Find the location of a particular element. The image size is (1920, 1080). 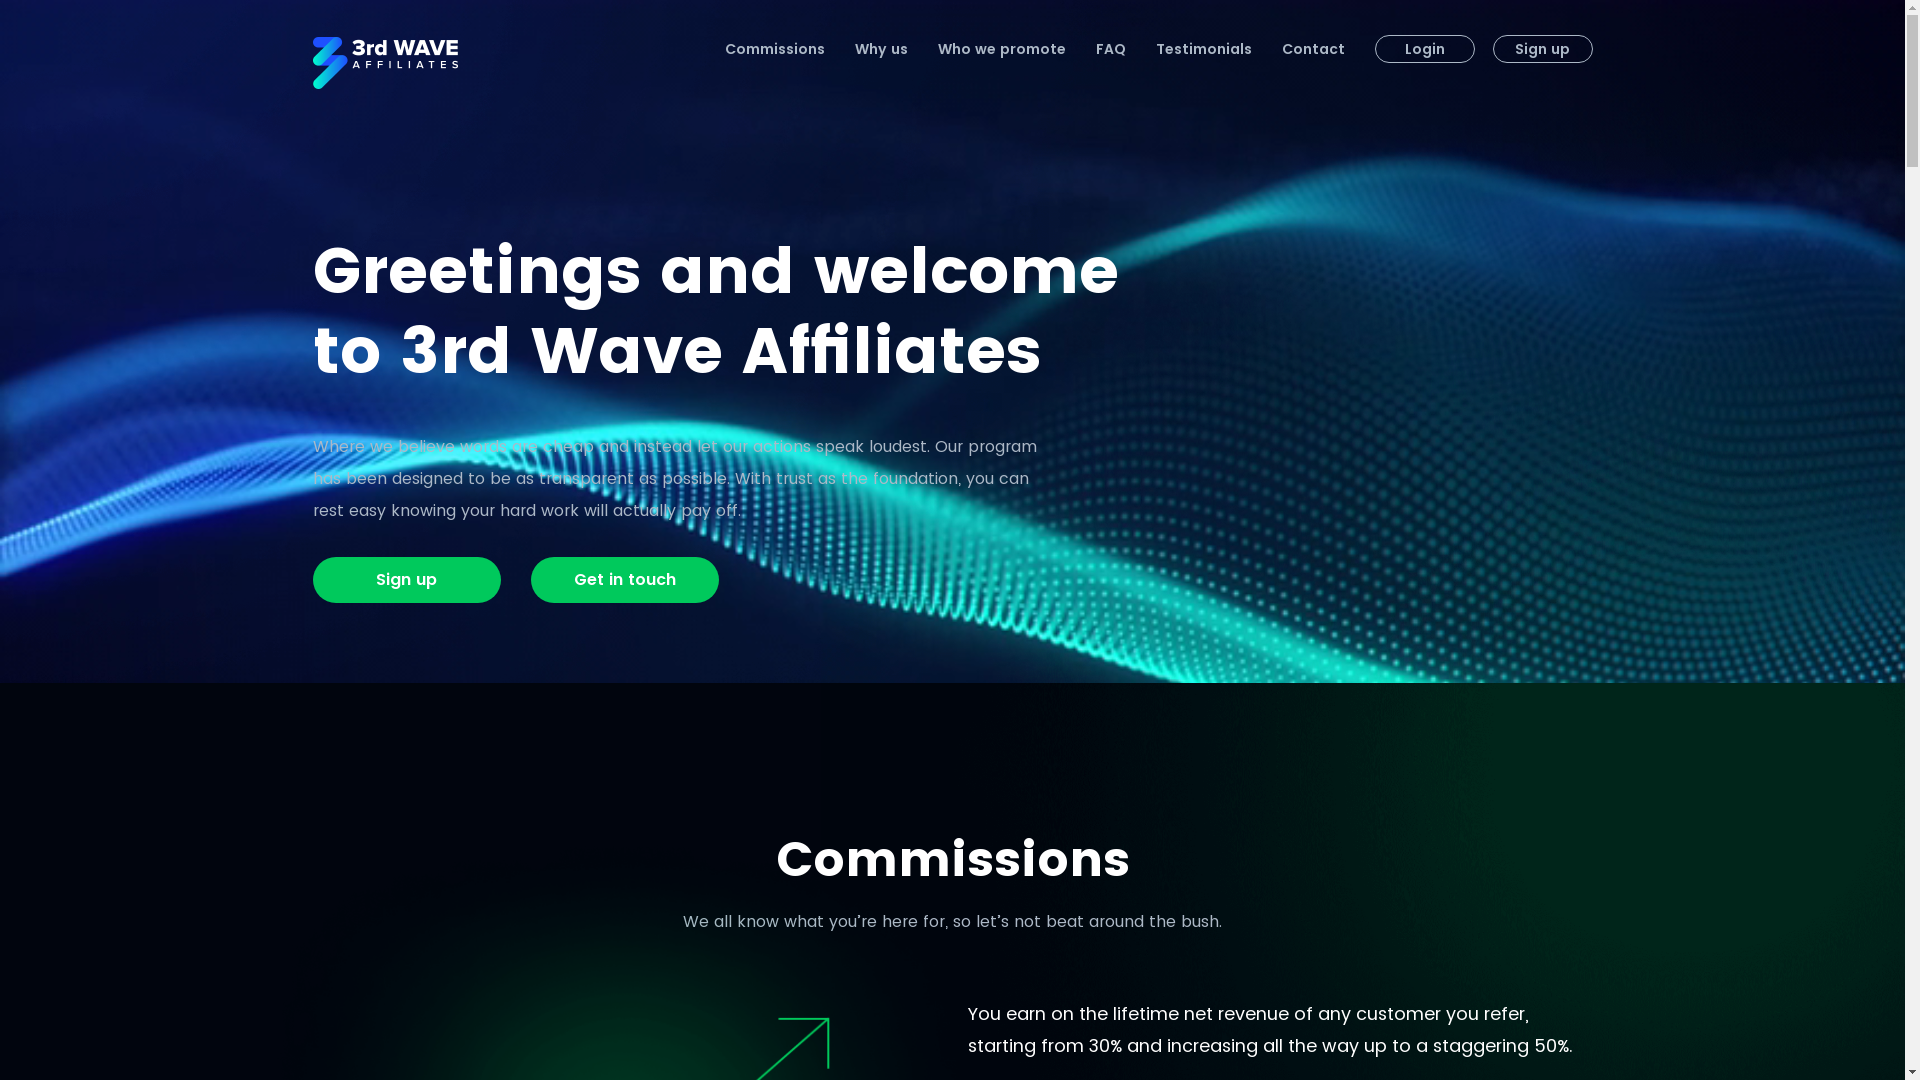

'Get in touch' is located at coordinates (623, 579).